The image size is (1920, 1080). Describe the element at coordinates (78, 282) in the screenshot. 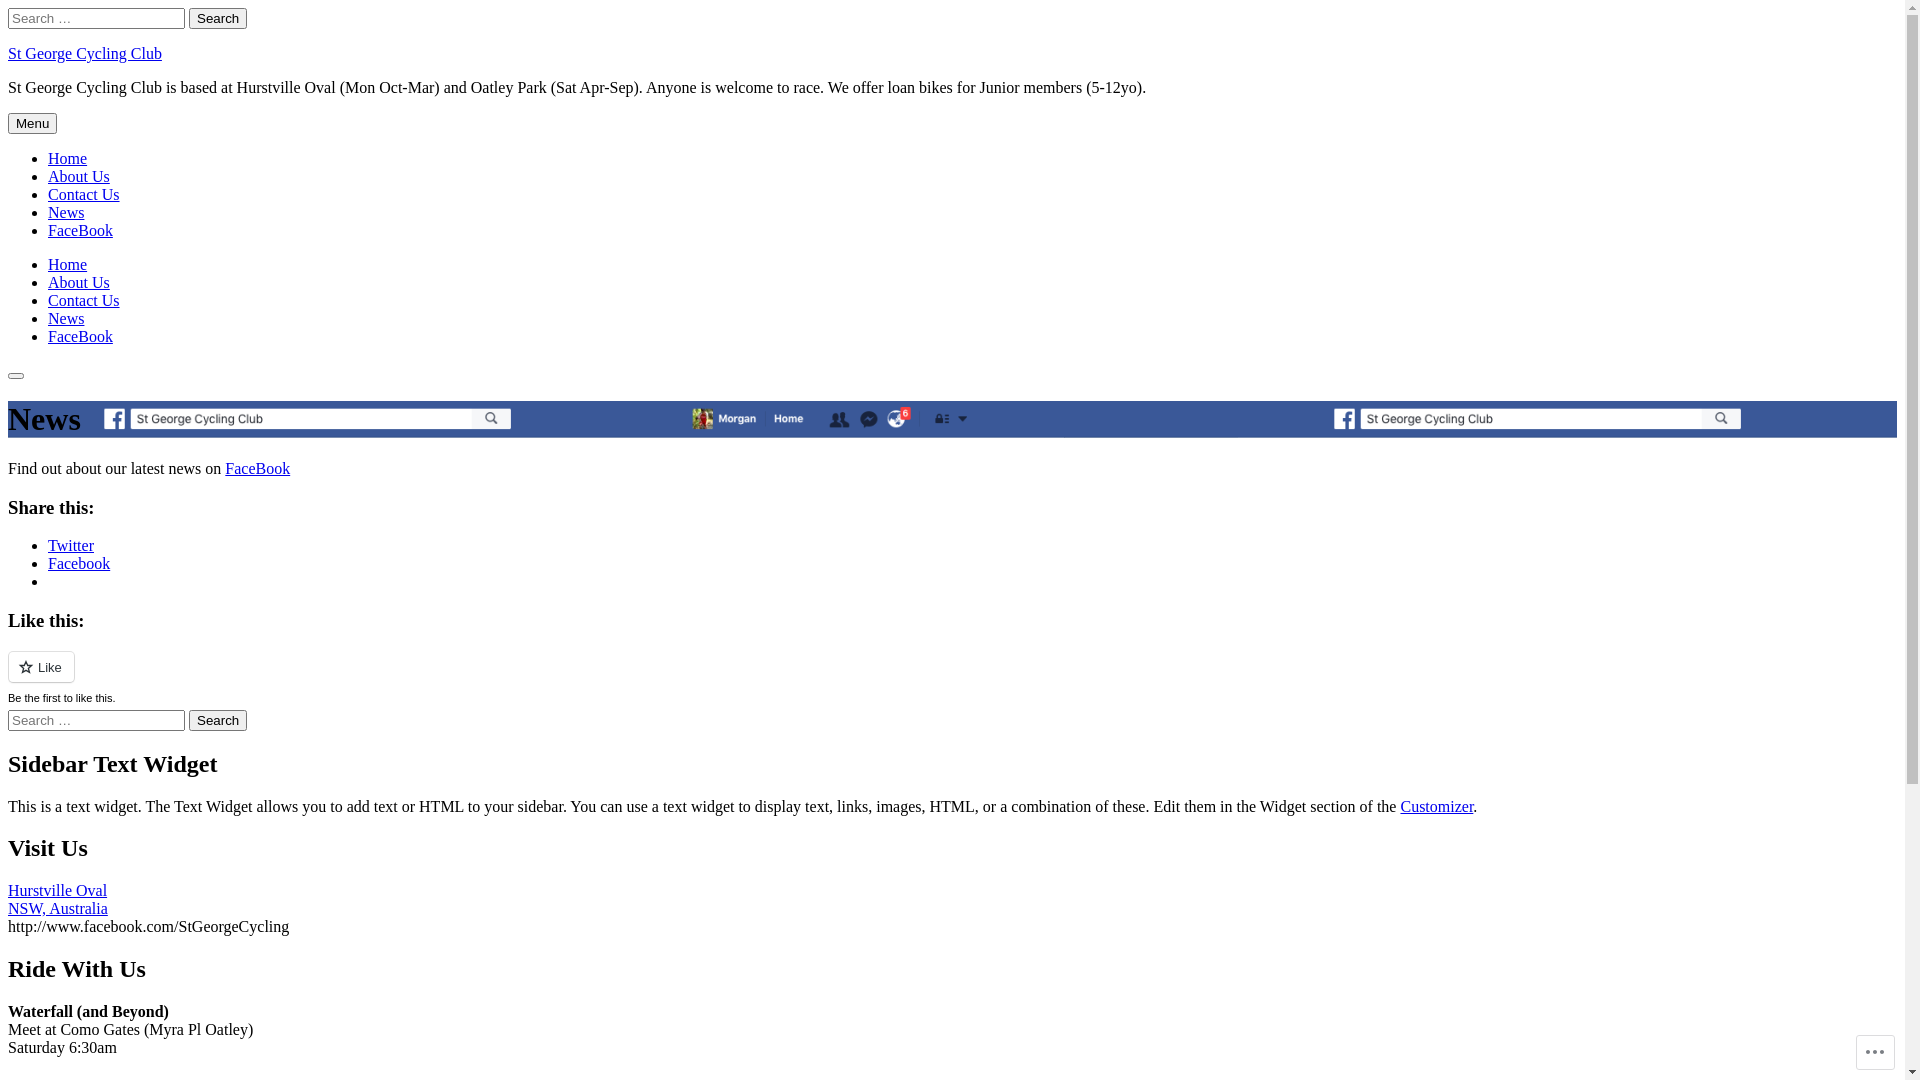

I see `'About Us'` at that location.